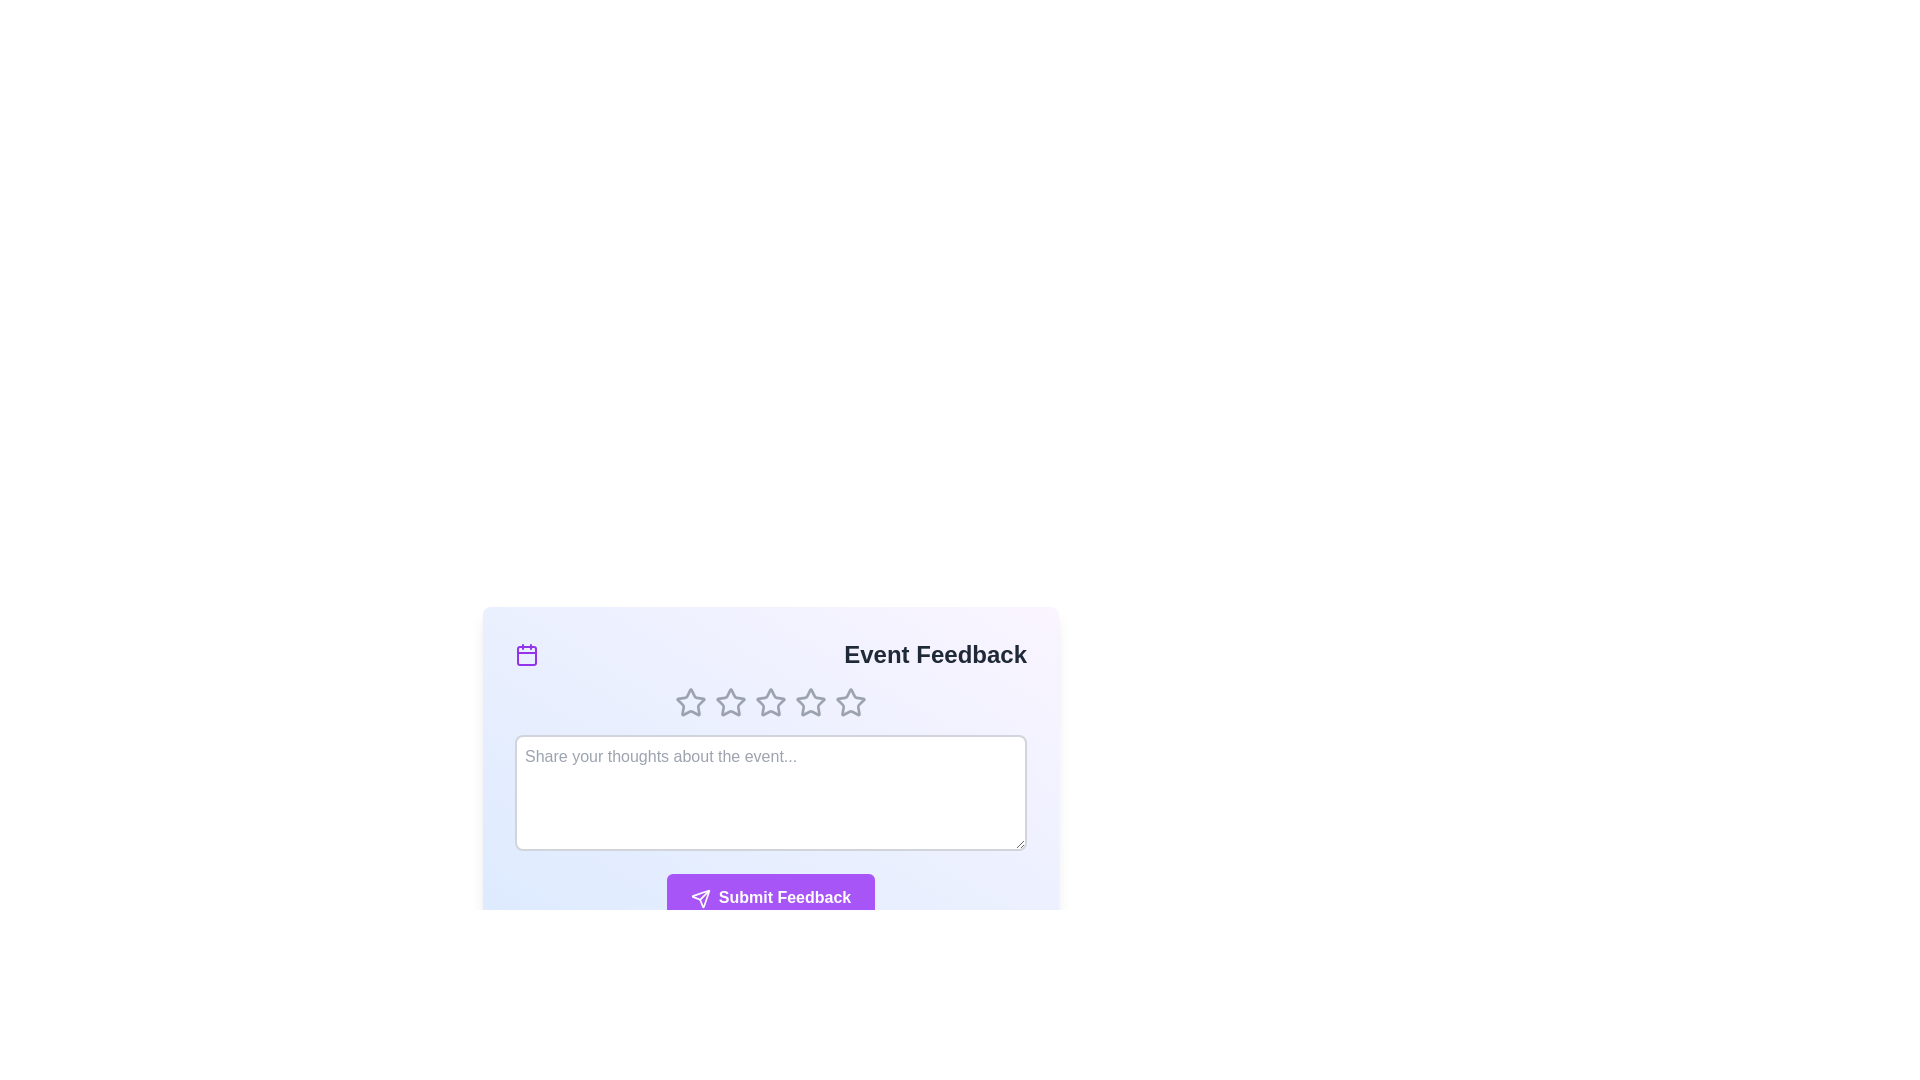 The width and height of the screenshot is (1920, 1080). I want to click on the second star icon in the row of five stars for rating feedback, located under the 'Event Feedback' heading, so click(770, 701).